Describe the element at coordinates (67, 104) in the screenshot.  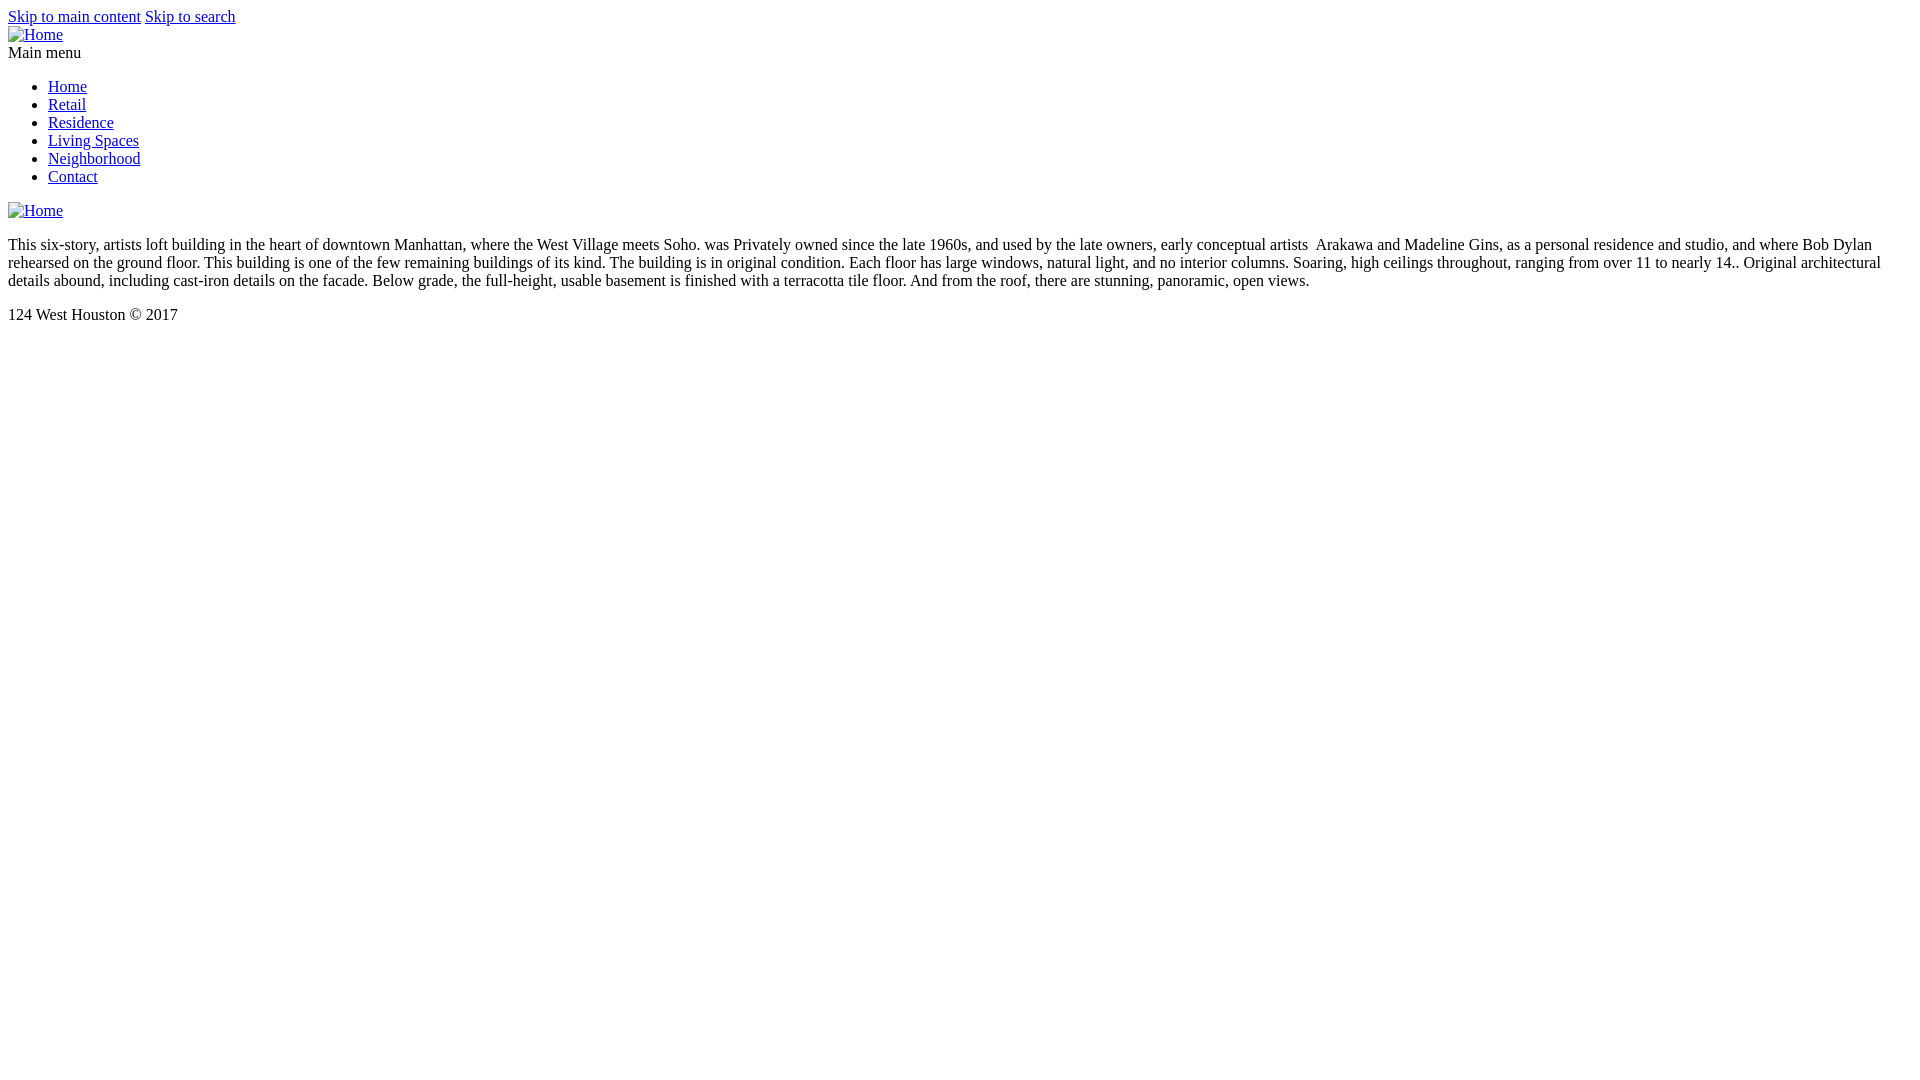
I see `'Retail'` at that location.